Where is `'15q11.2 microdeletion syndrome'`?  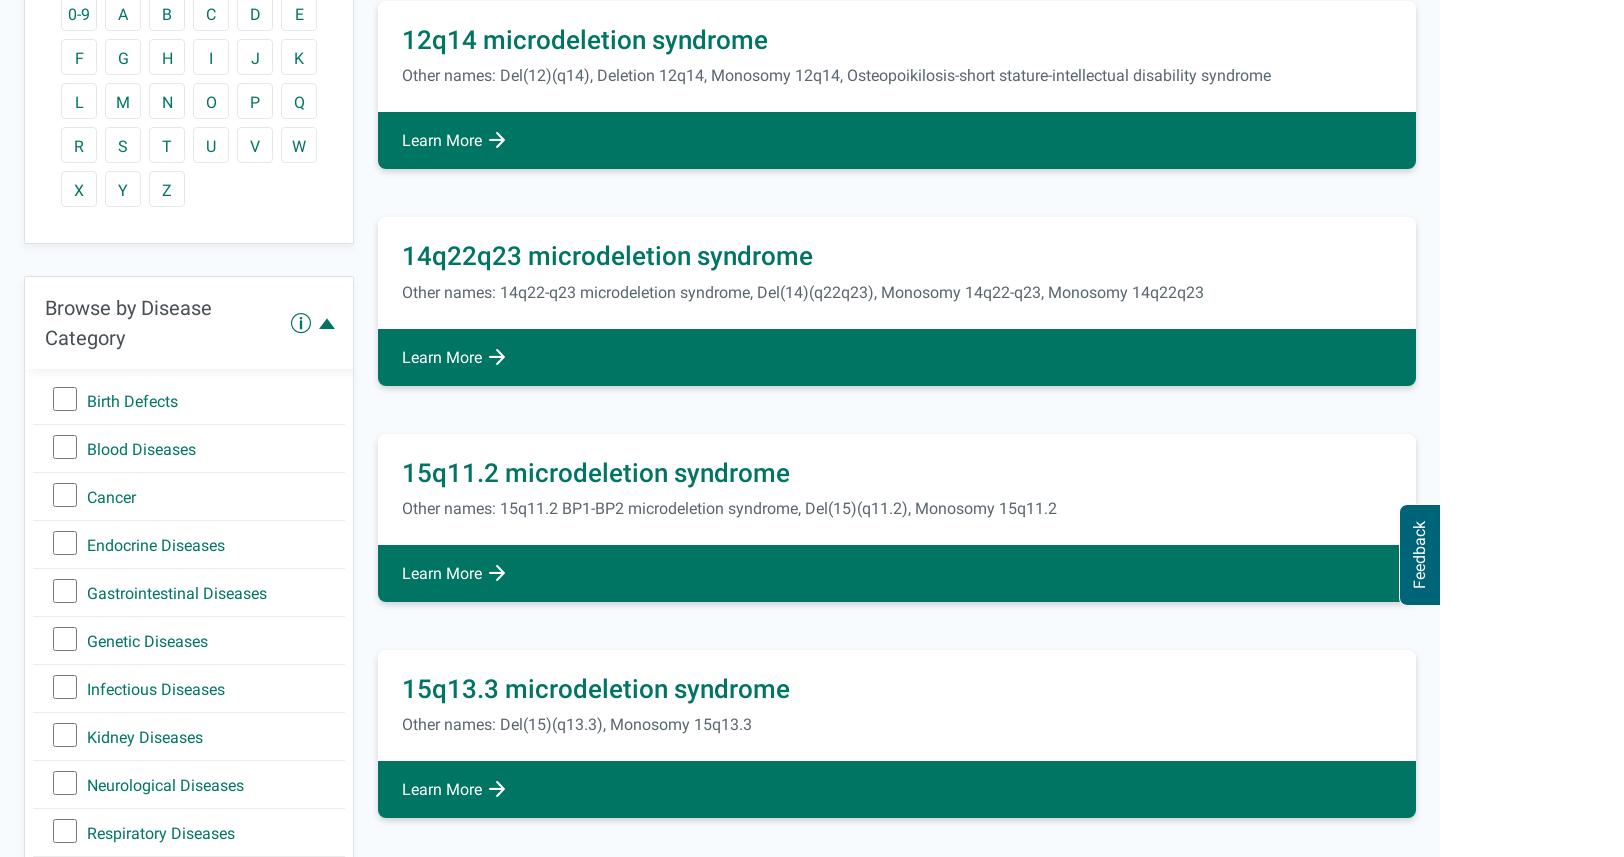
'15q11.2 microdeletion syndrome' is located at coordinates (401, 472).